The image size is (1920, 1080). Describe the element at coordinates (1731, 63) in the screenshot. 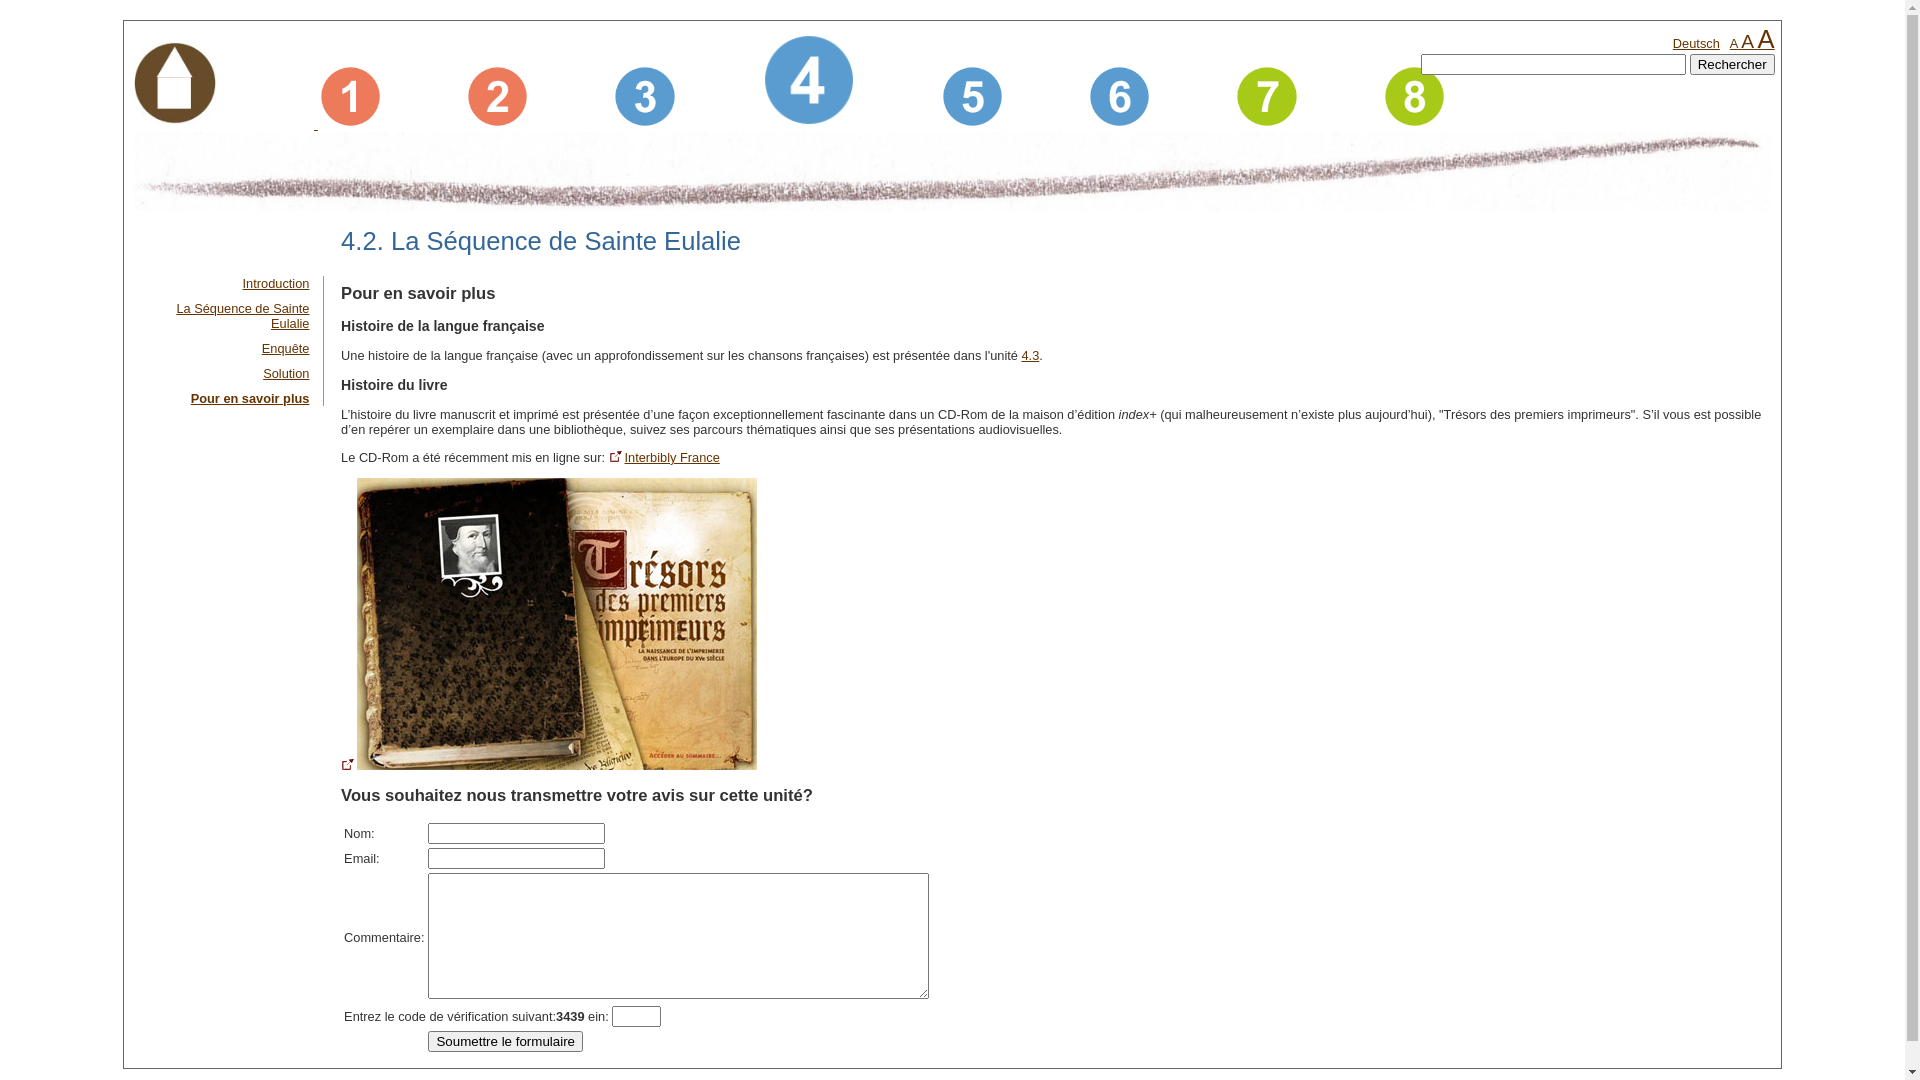

I see `'Rechercher'` at that location.